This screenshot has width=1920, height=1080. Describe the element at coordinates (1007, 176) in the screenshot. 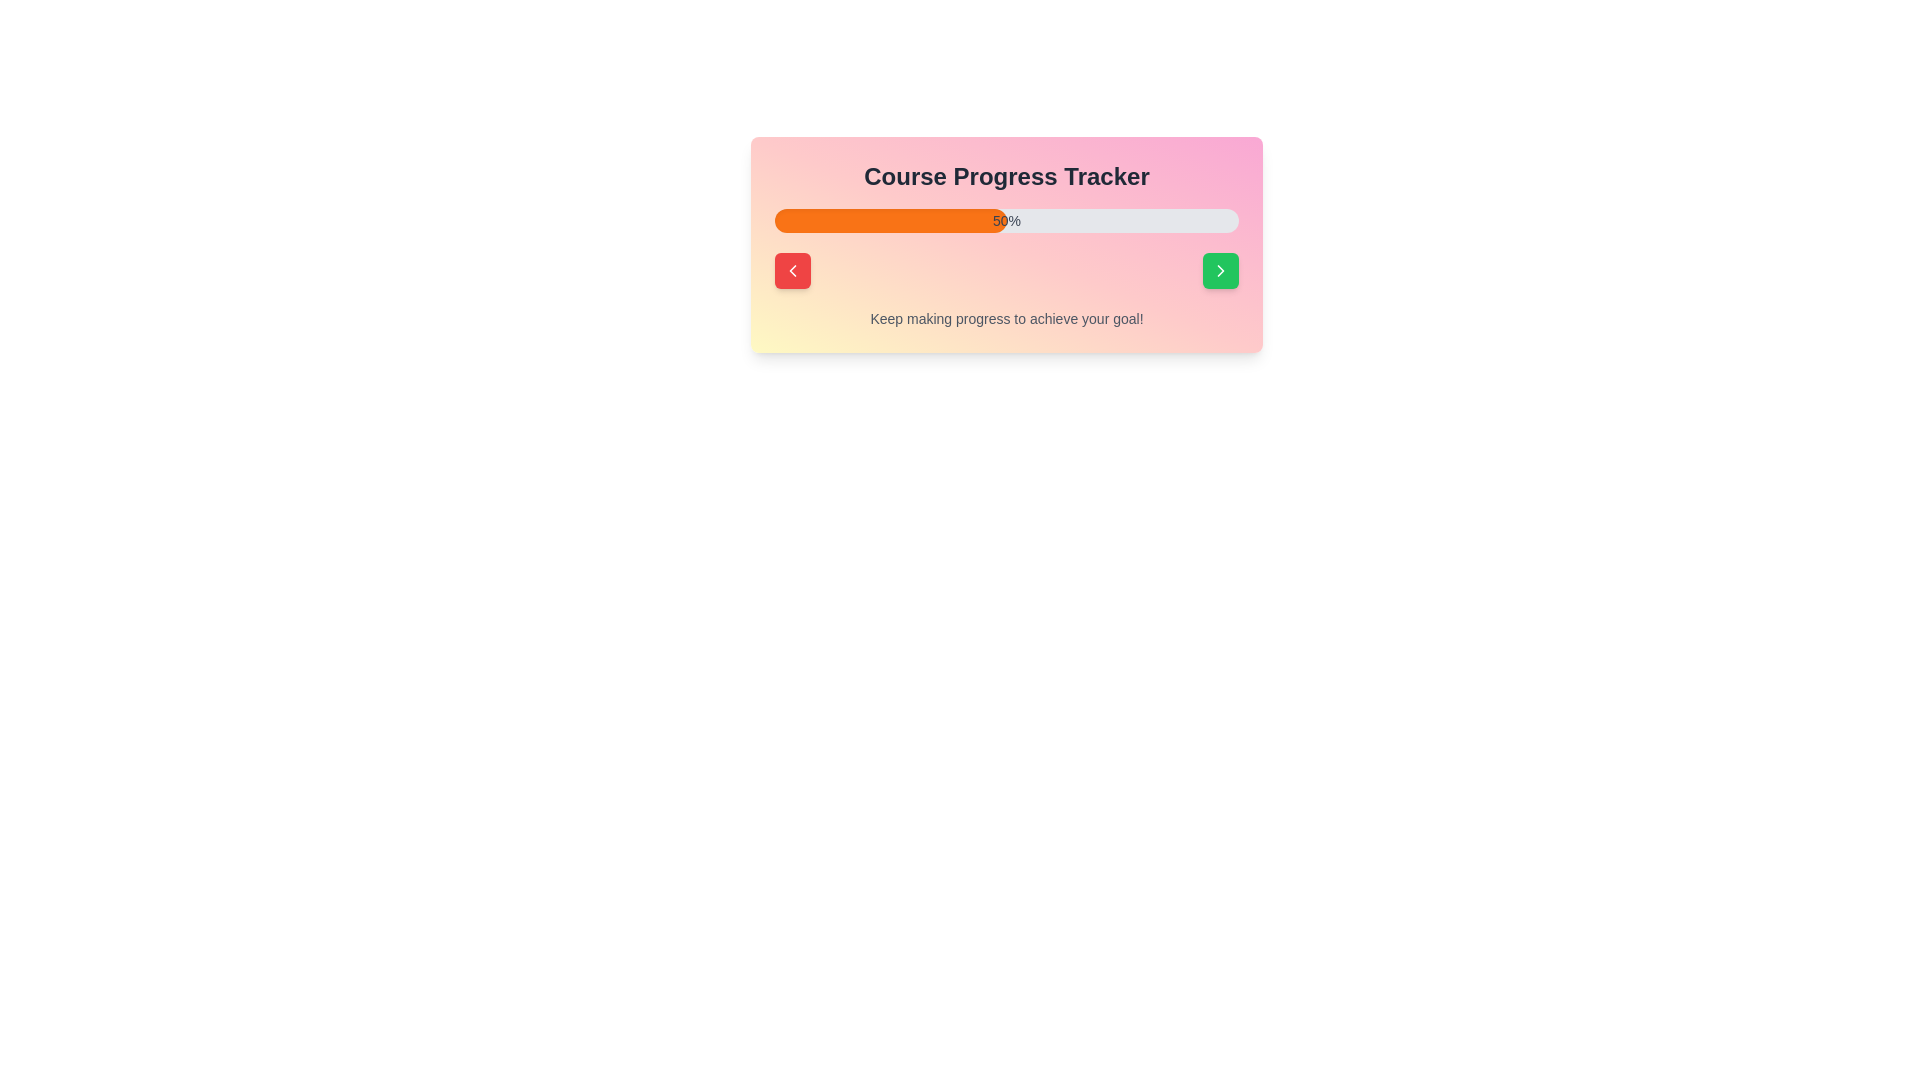

I see `header text label indicating the purpose of the enclosing UI component for tracking course progress, which is positioned centrally above a progress bar` at that location.